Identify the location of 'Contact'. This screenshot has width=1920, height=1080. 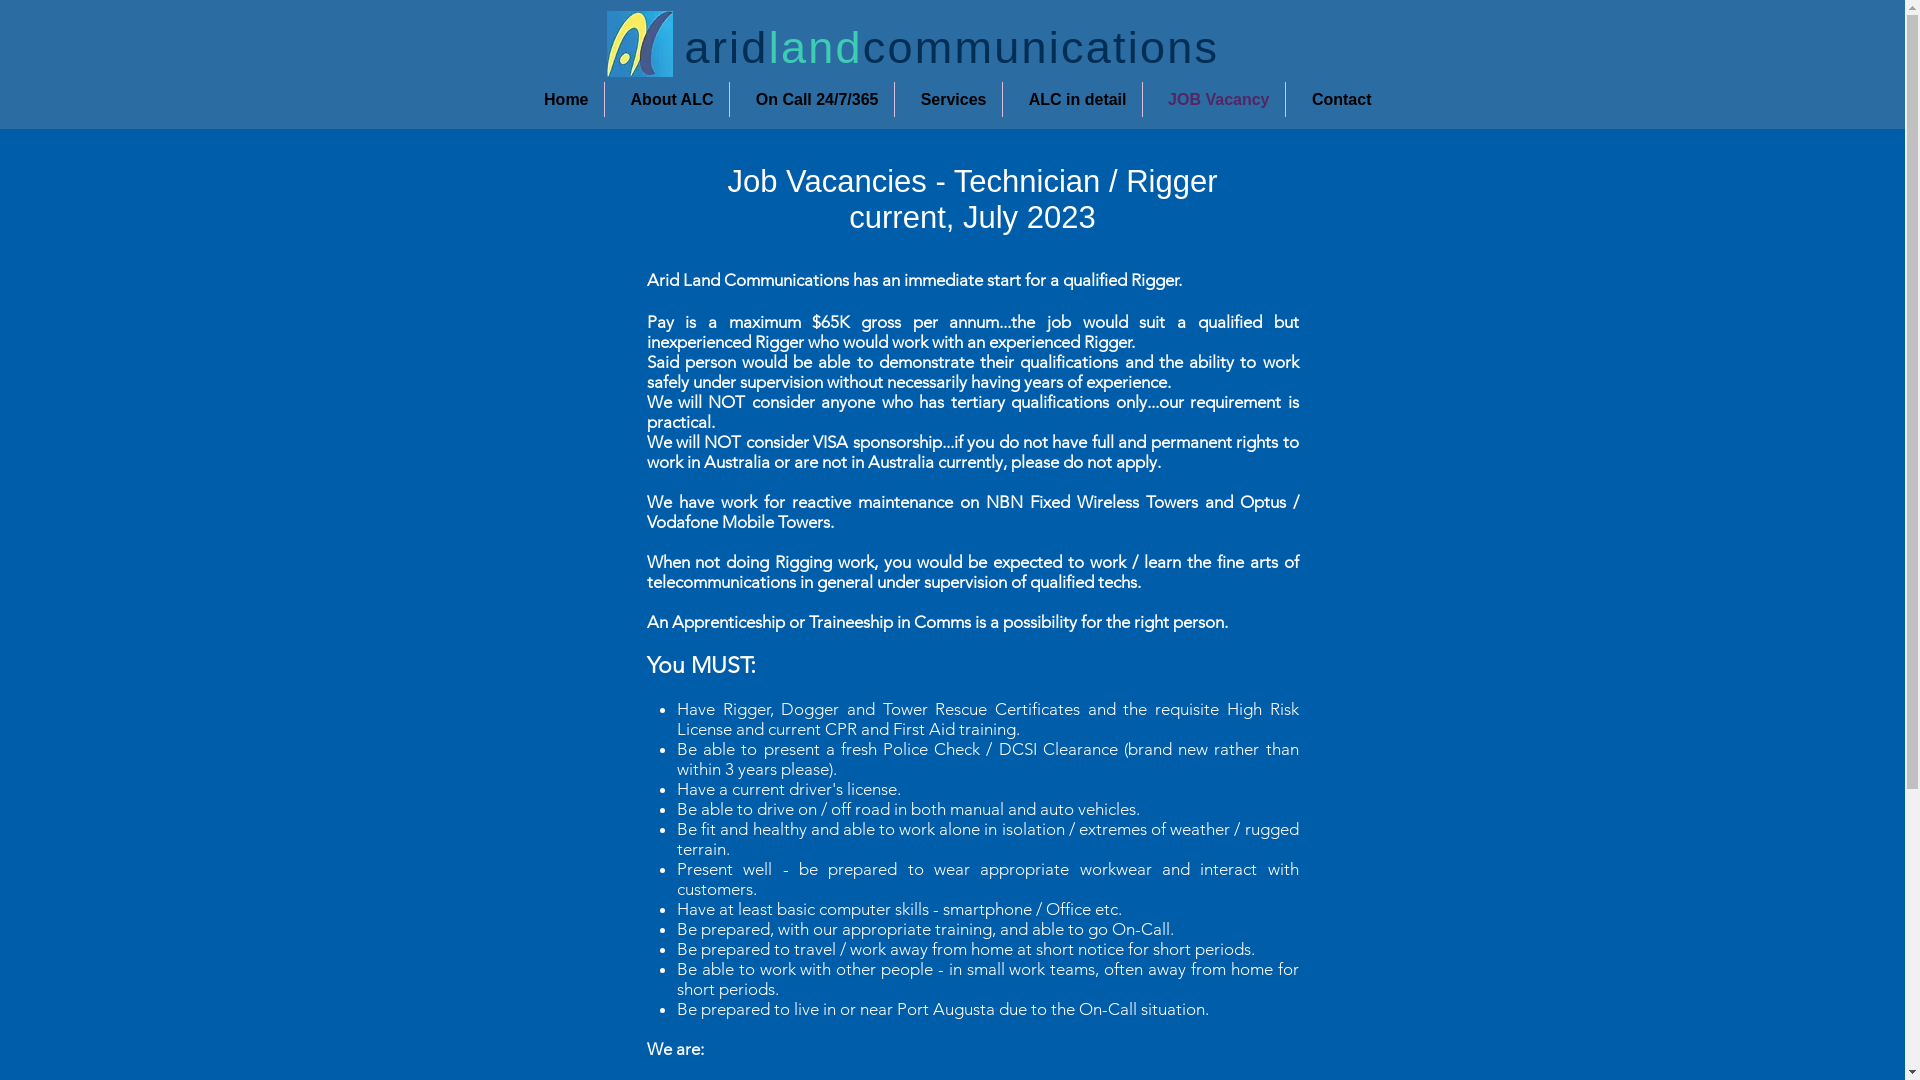
(1336, 99).